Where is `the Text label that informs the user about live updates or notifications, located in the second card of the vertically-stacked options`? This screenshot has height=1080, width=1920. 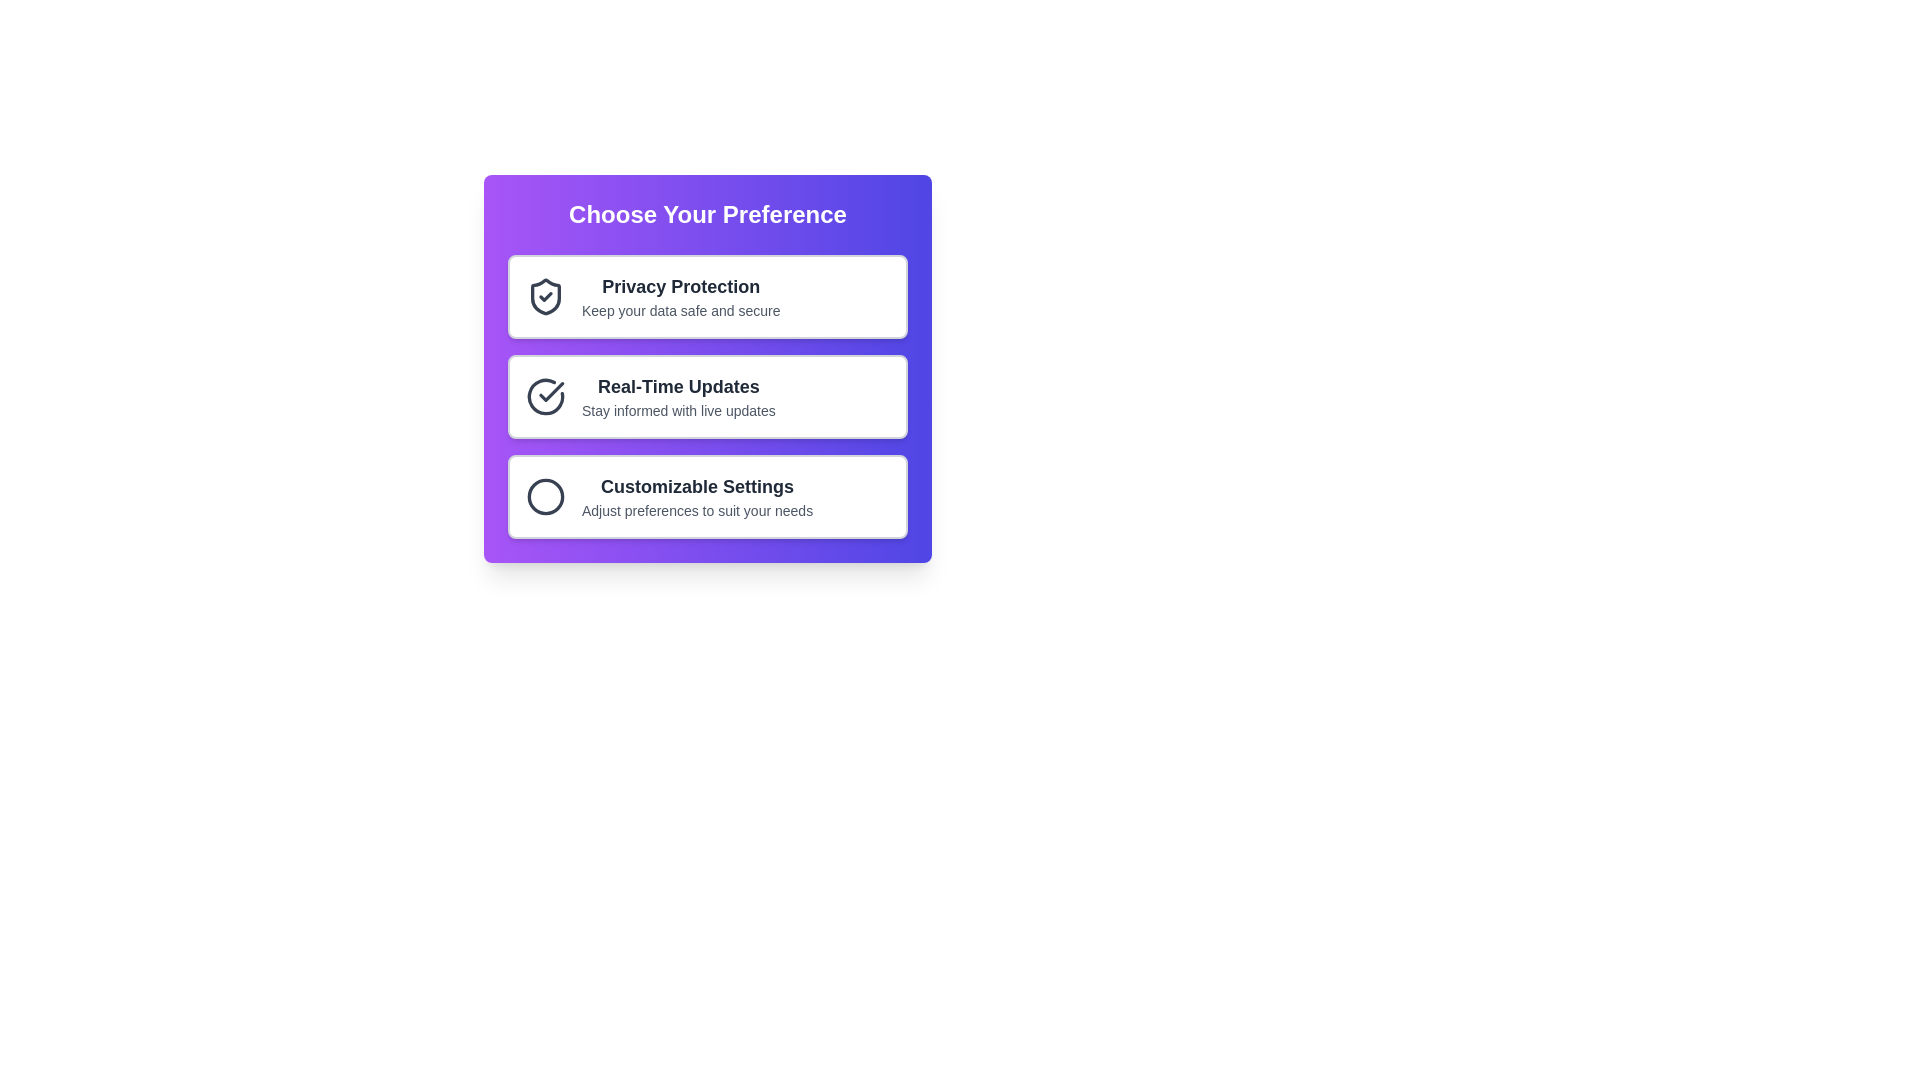
the Text label that informs the user about live updates or notifications, located in the second card of the vertically-stacked options is located at coordinates (678, 386).